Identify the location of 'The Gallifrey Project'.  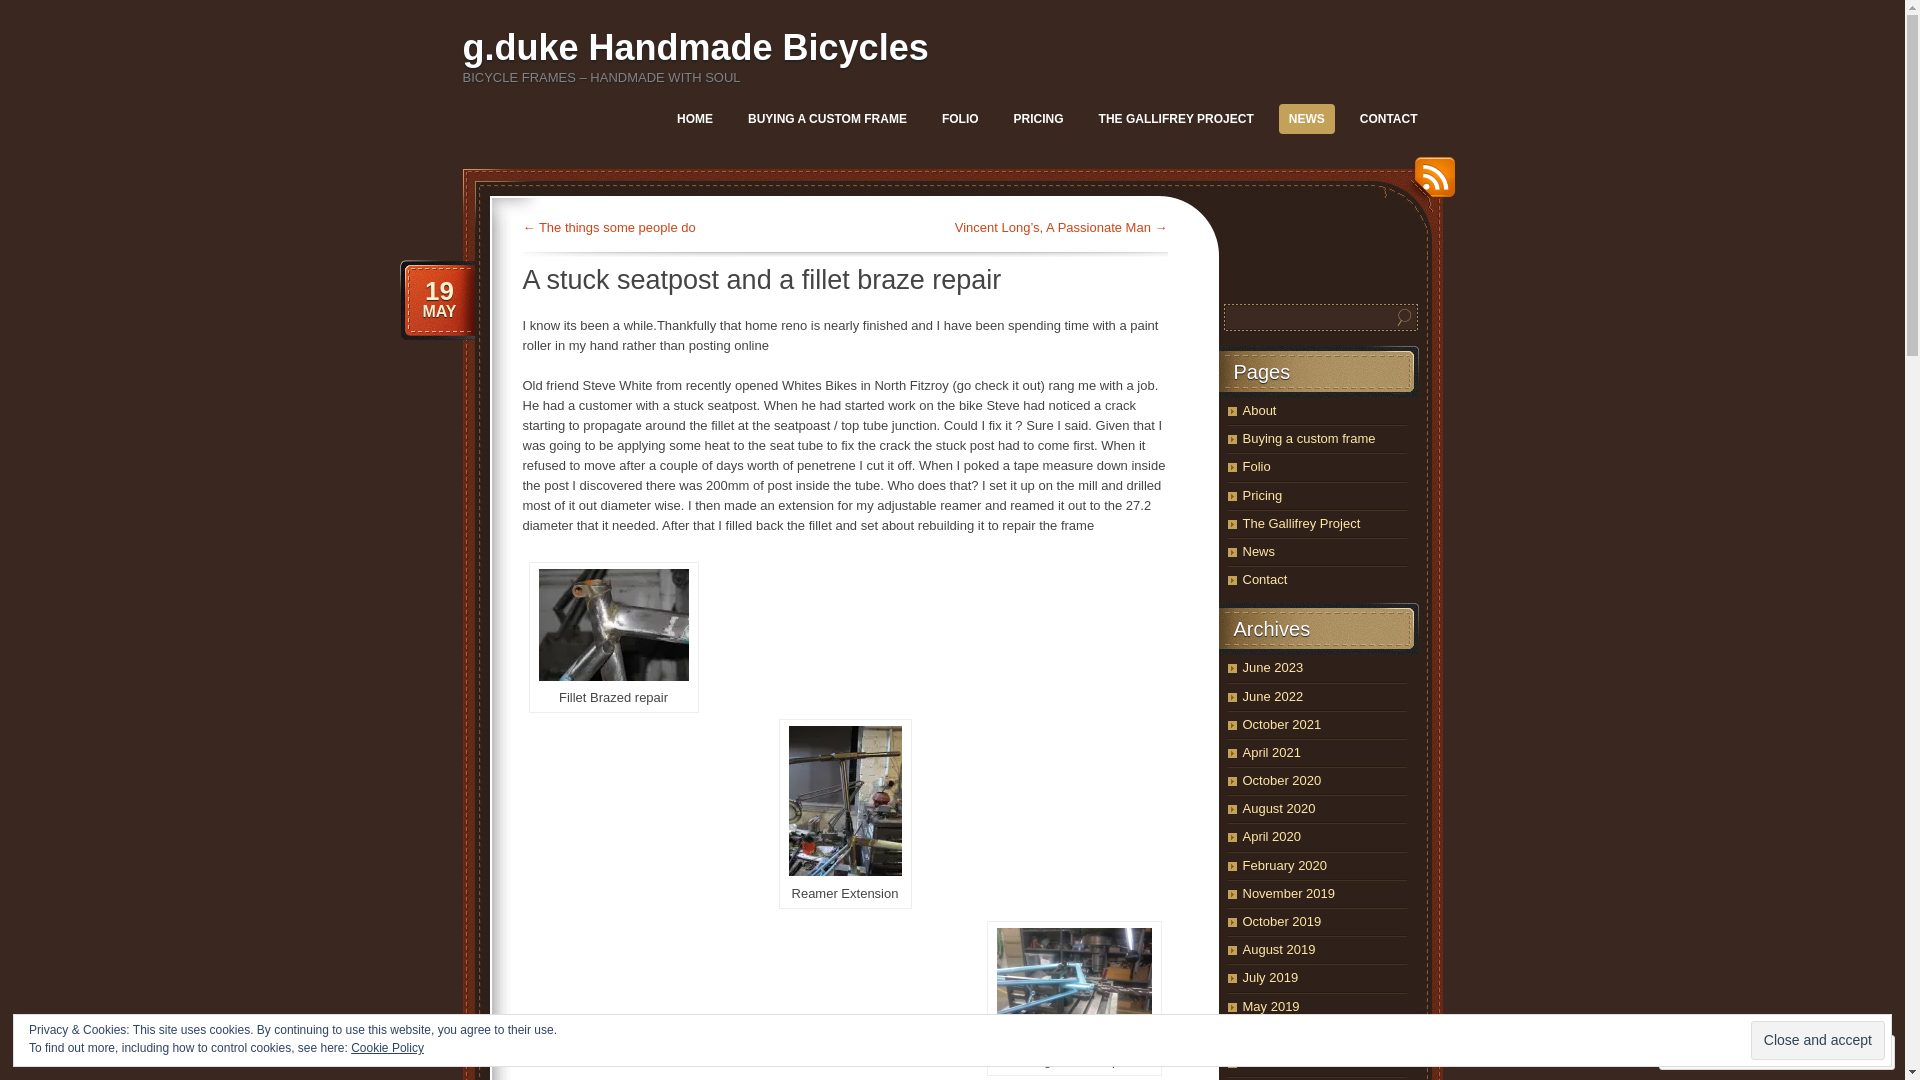
(1300, 522).